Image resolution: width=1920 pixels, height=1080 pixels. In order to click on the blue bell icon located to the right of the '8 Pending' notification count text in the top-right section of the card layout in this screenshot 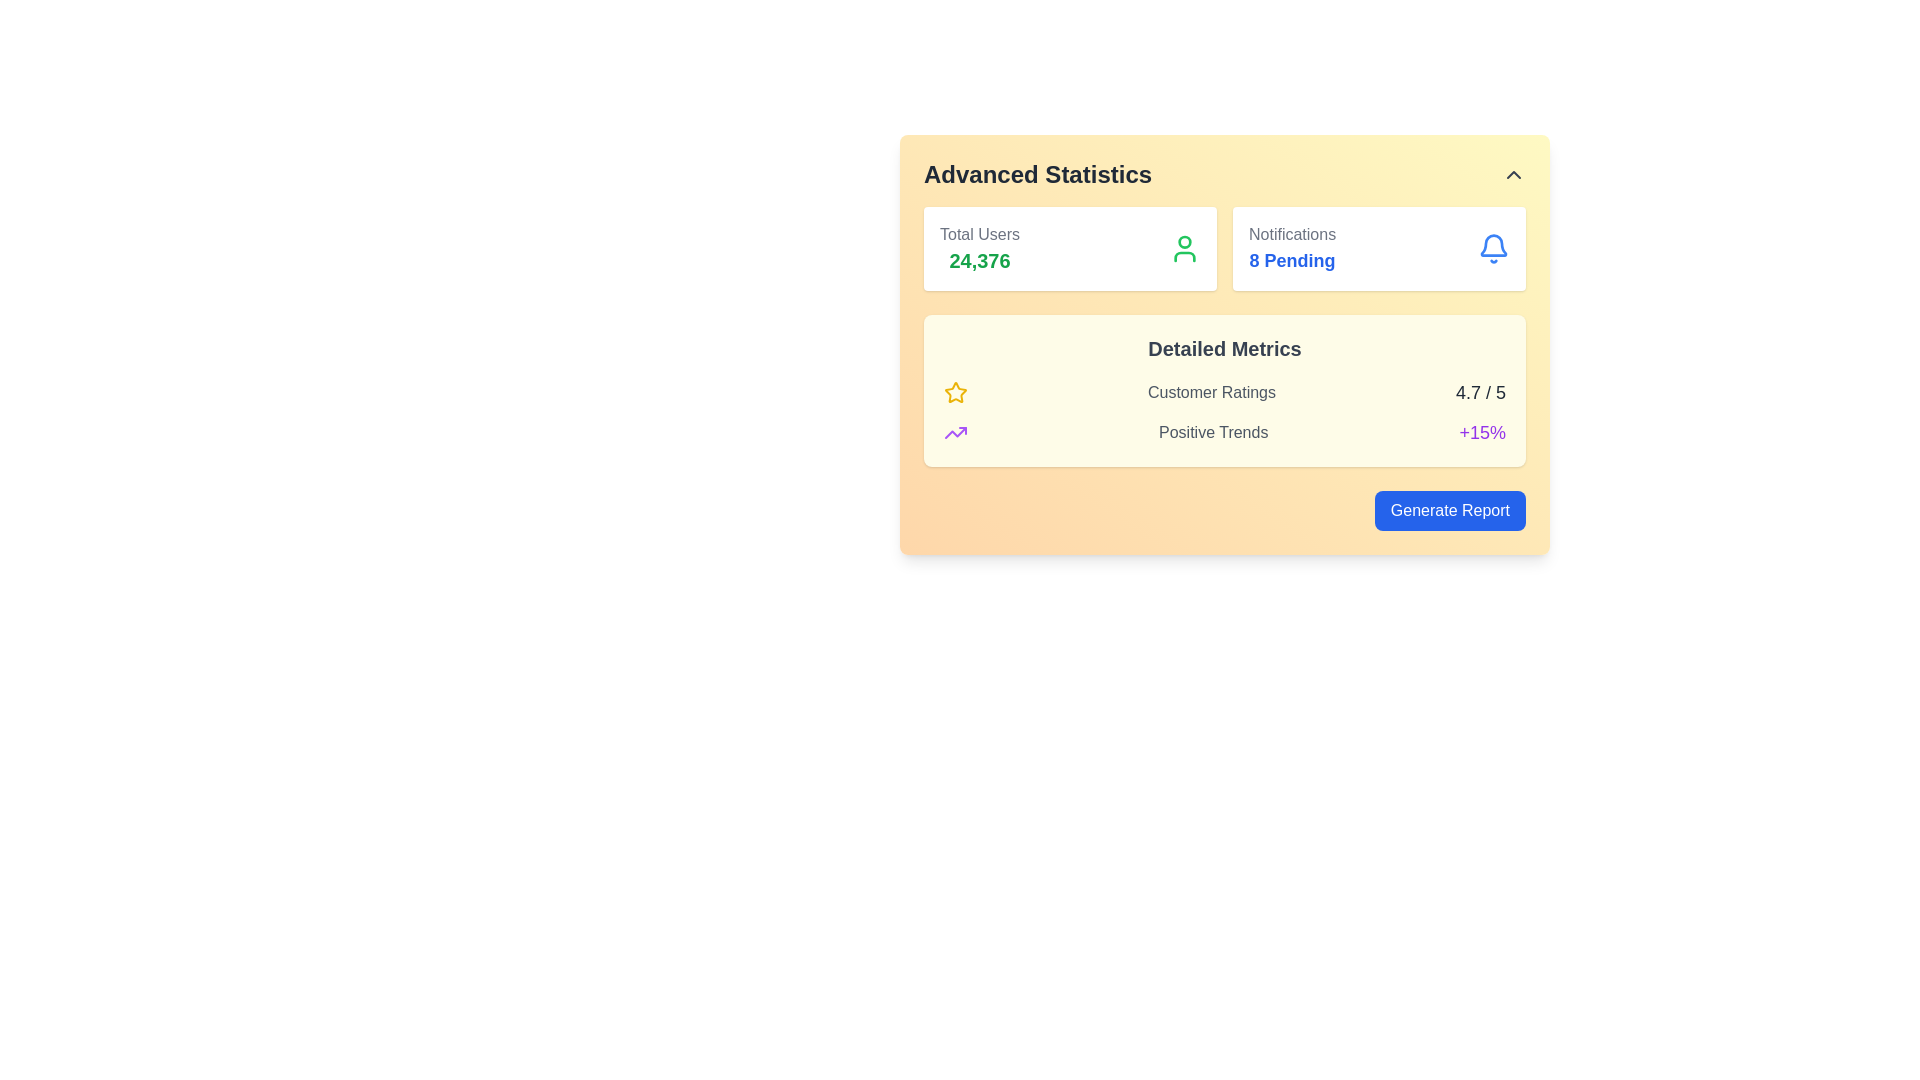, I will do `click(1493, 244)`.